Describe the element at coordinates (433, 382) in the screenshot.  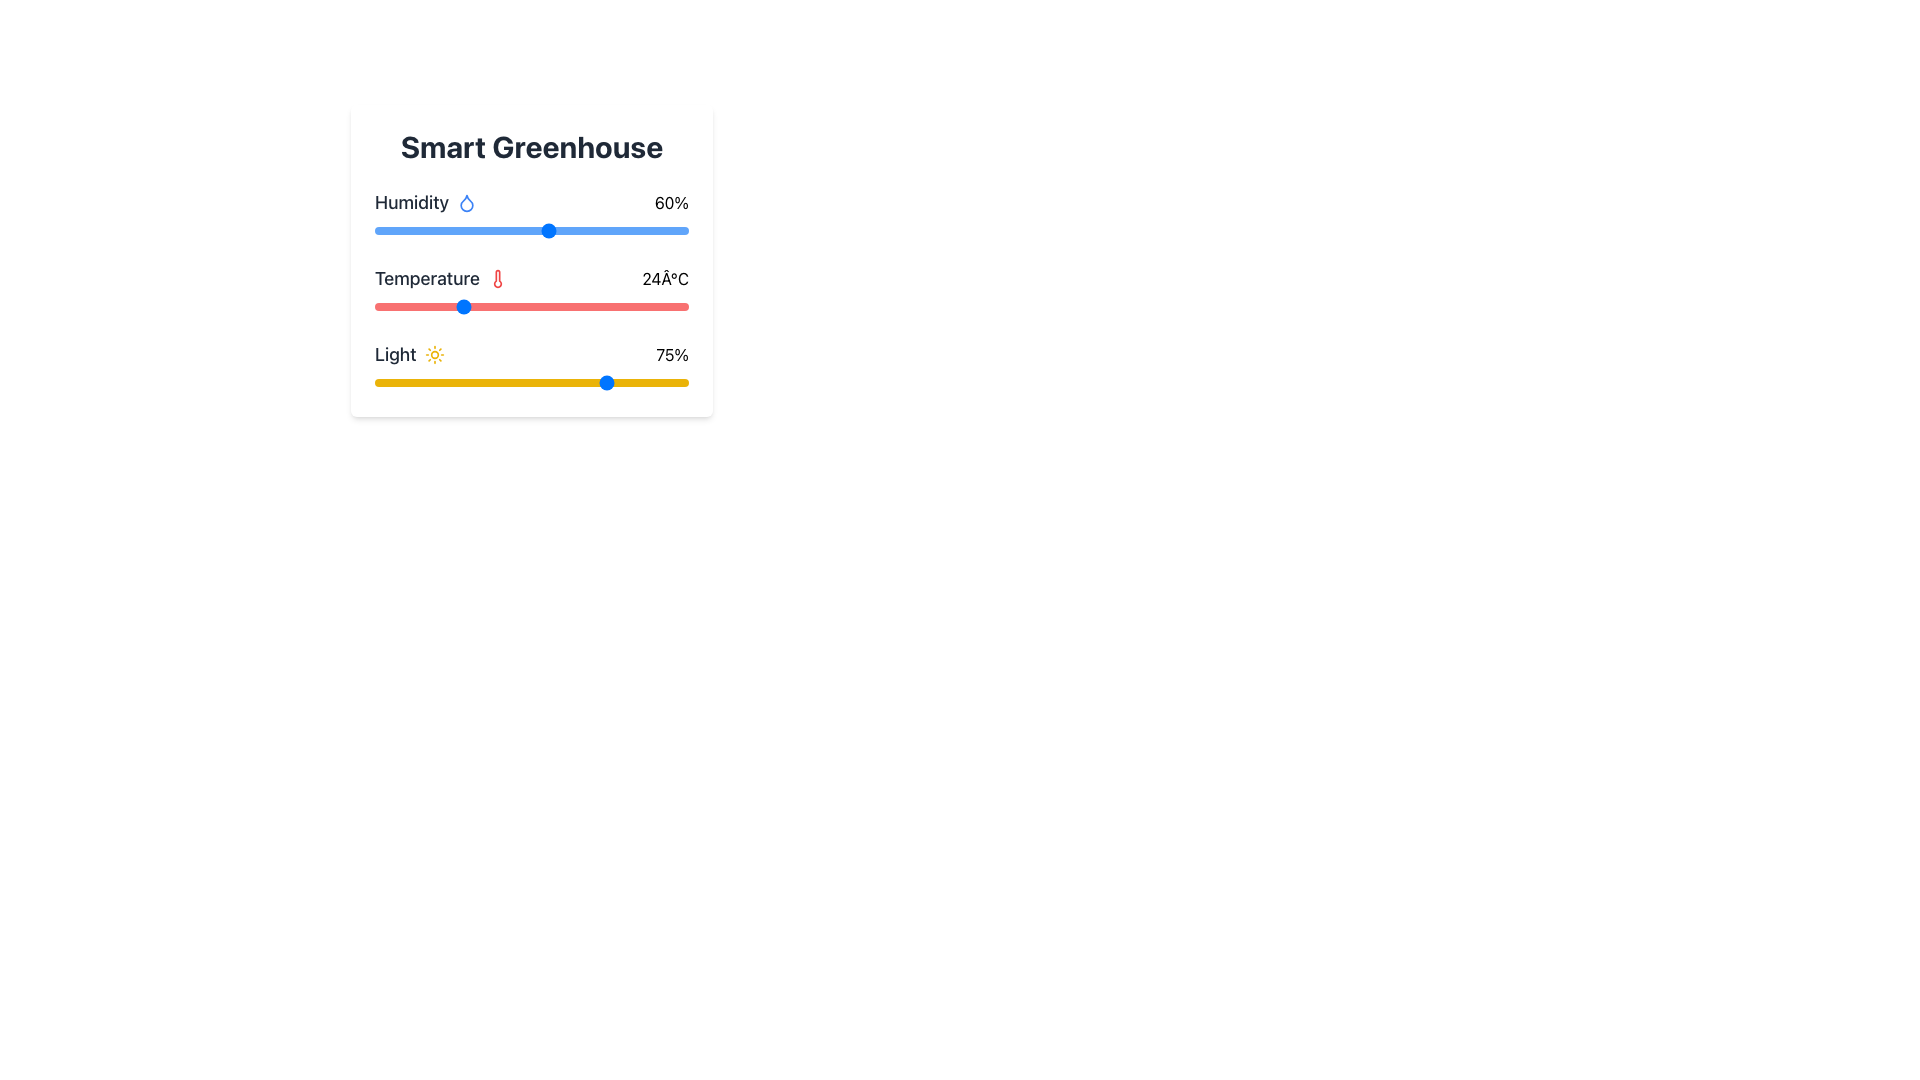
I see `light intensity` at that location.